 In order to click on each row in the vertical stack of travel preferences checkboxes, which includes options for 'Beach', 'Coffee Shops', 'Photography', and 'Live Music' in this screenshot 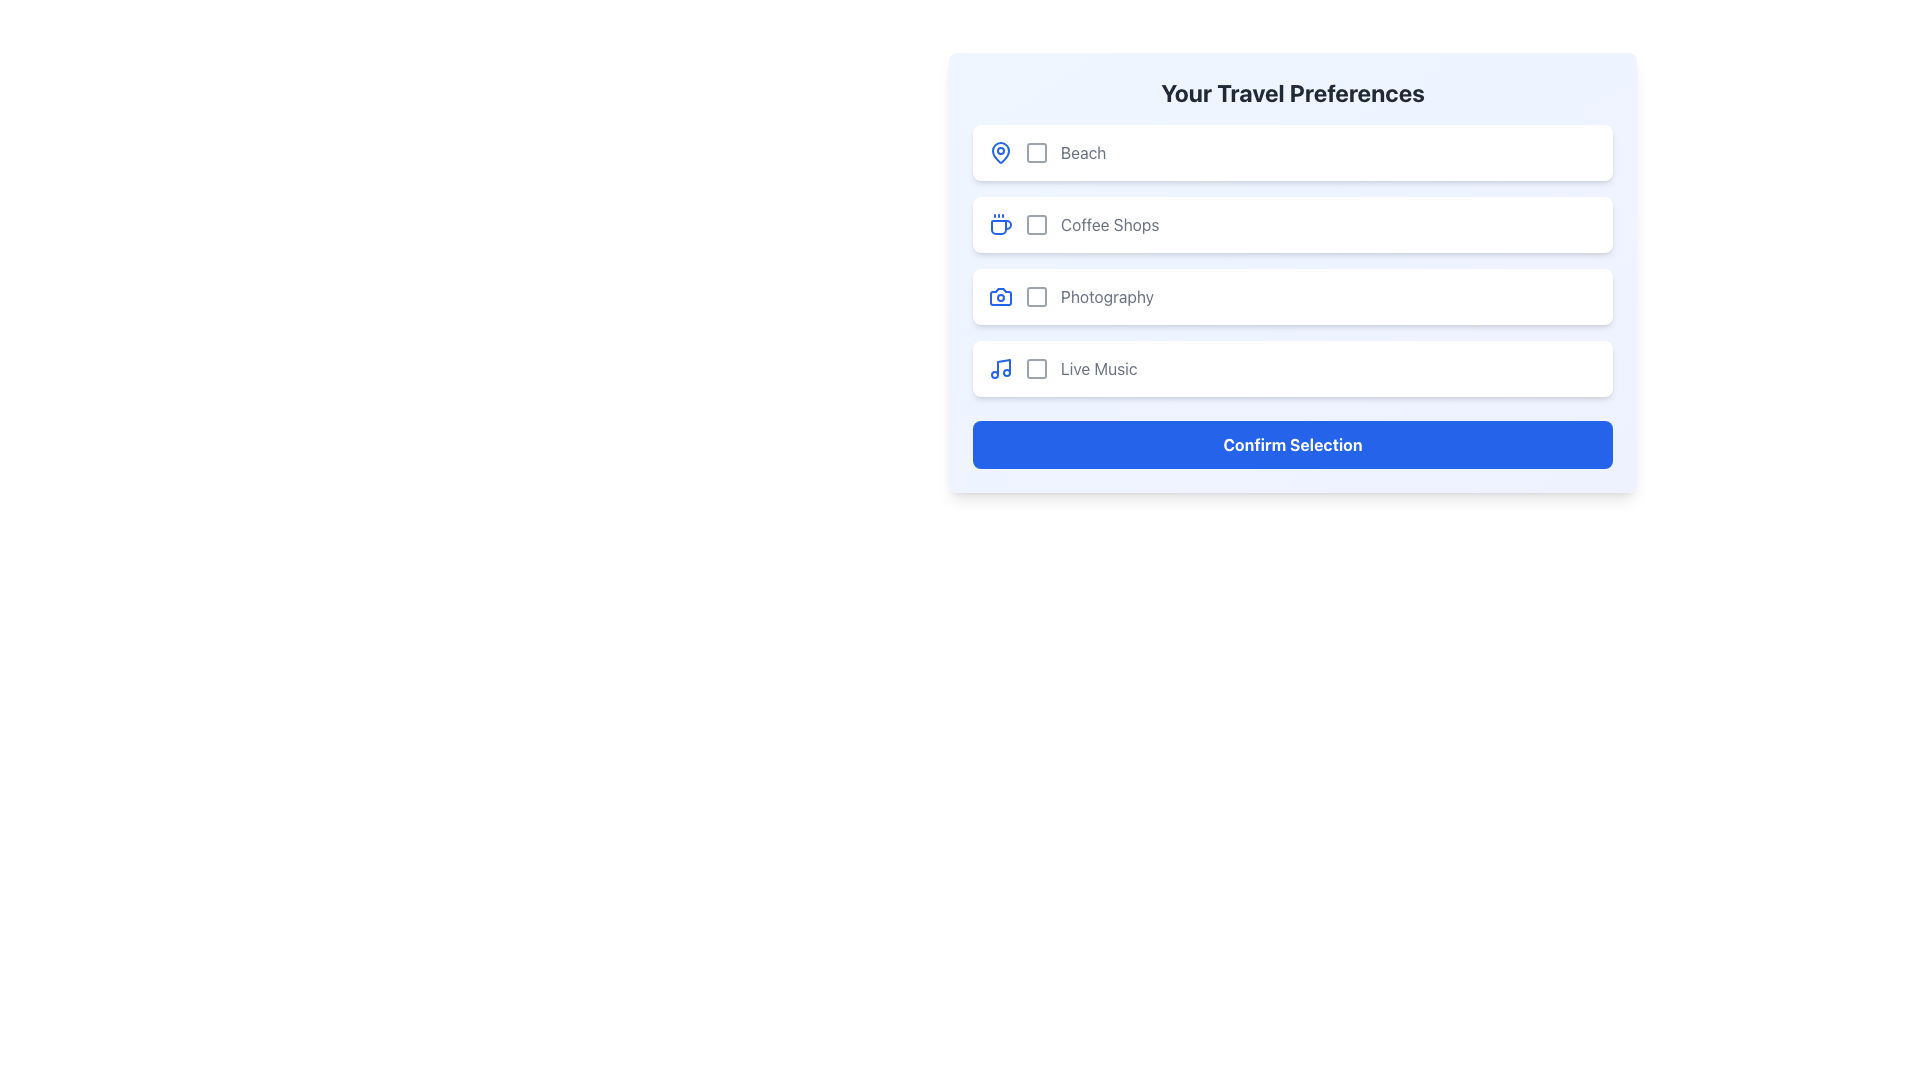, I will do `click(1292, 260)`.